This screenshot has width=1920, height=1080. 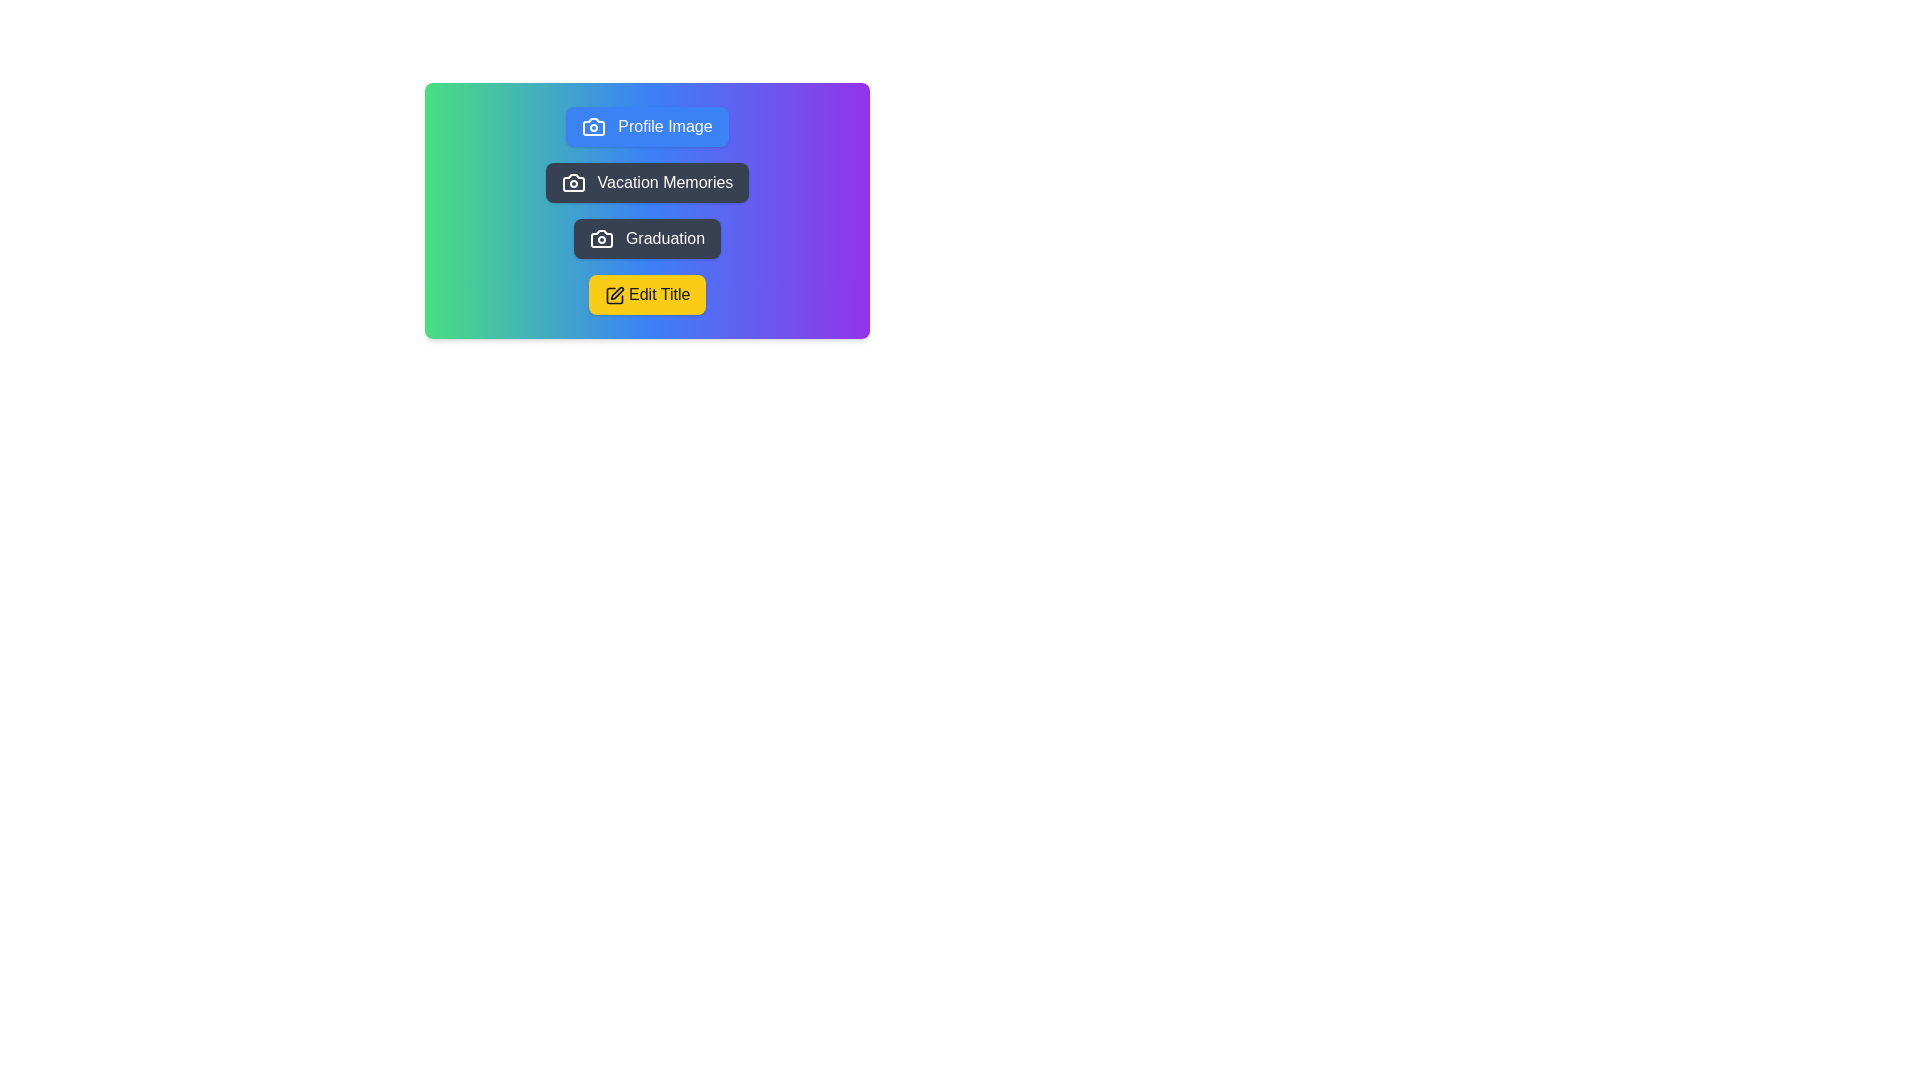 I want to click on the interactive button for editing the title, which is the fourth button in a vertical column layout, to observe its hover effect, so click(x=647, y=294).